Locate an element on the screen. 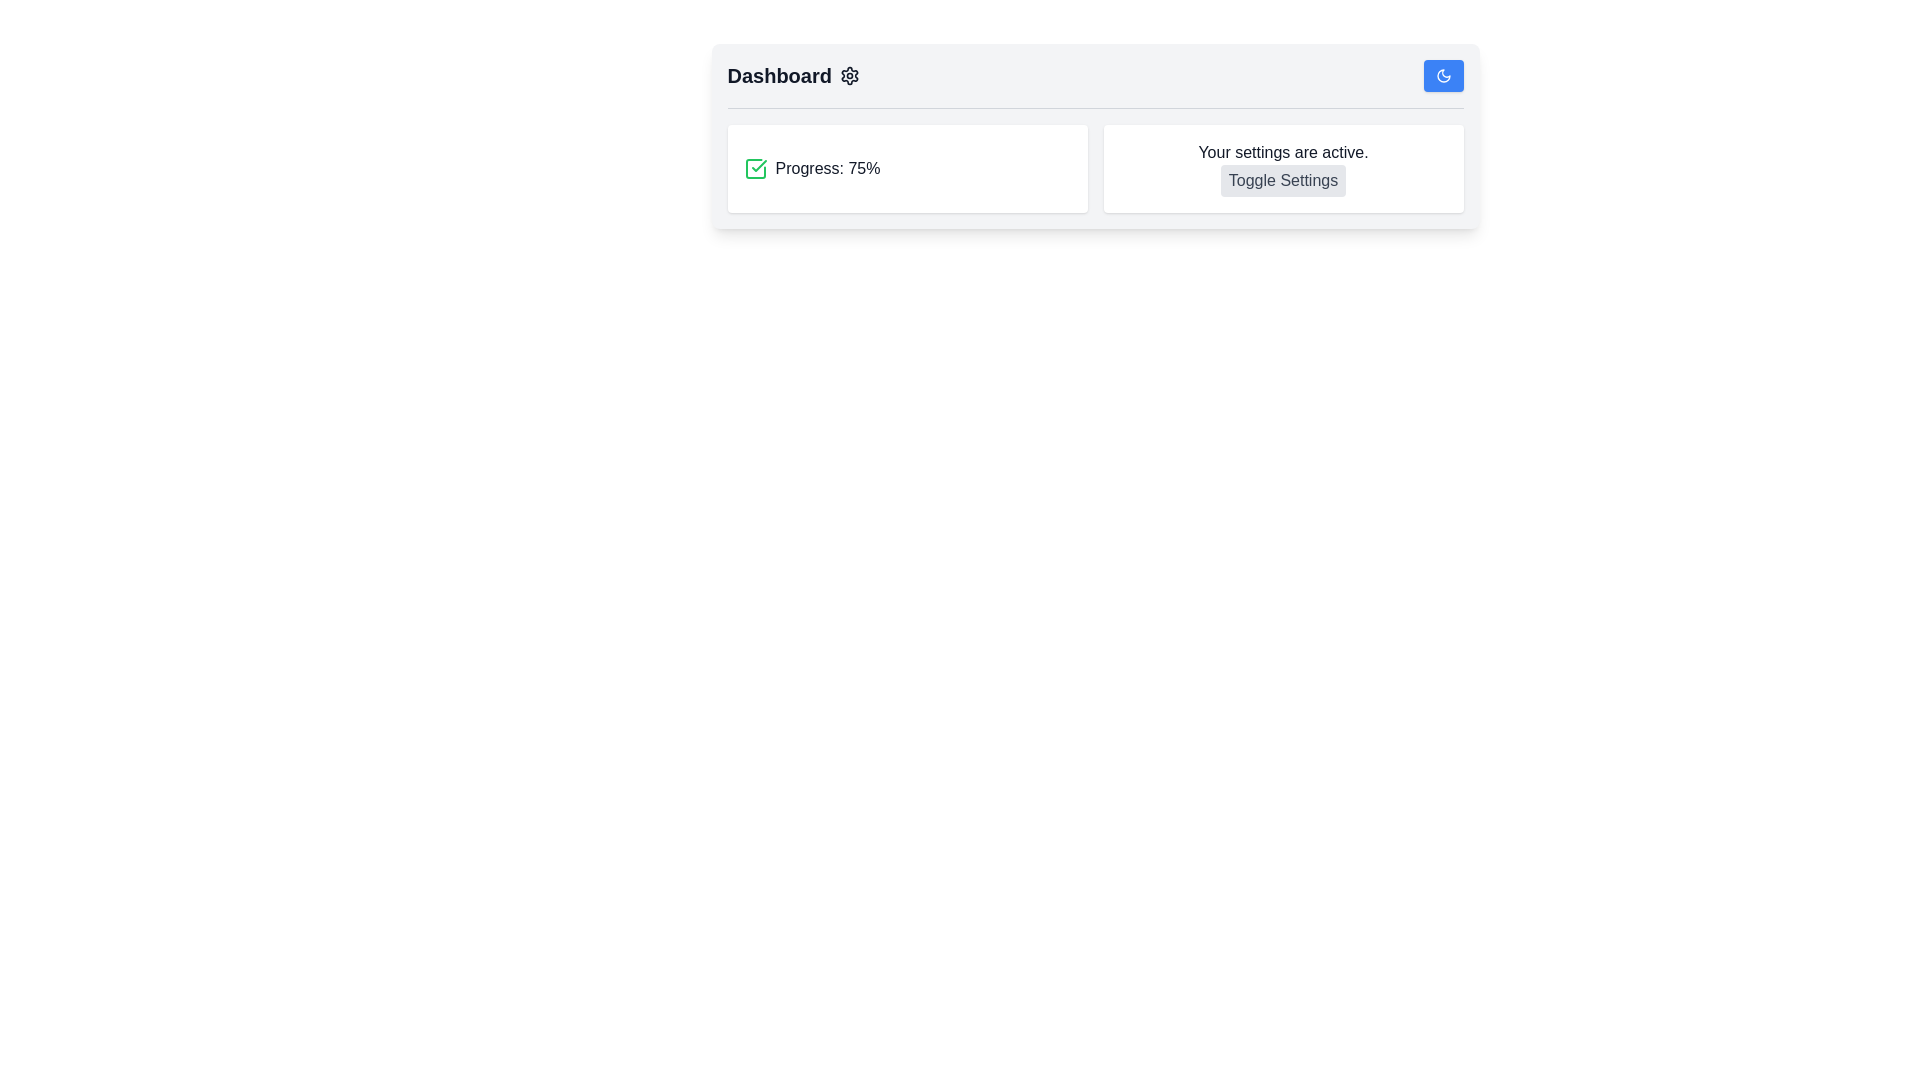  the Check mark icon in the SVG element that signifies a 'checked' status, located to the left of the text 'Progress: 75%' in the Dashboard interface is located at coordinates (757, 164).